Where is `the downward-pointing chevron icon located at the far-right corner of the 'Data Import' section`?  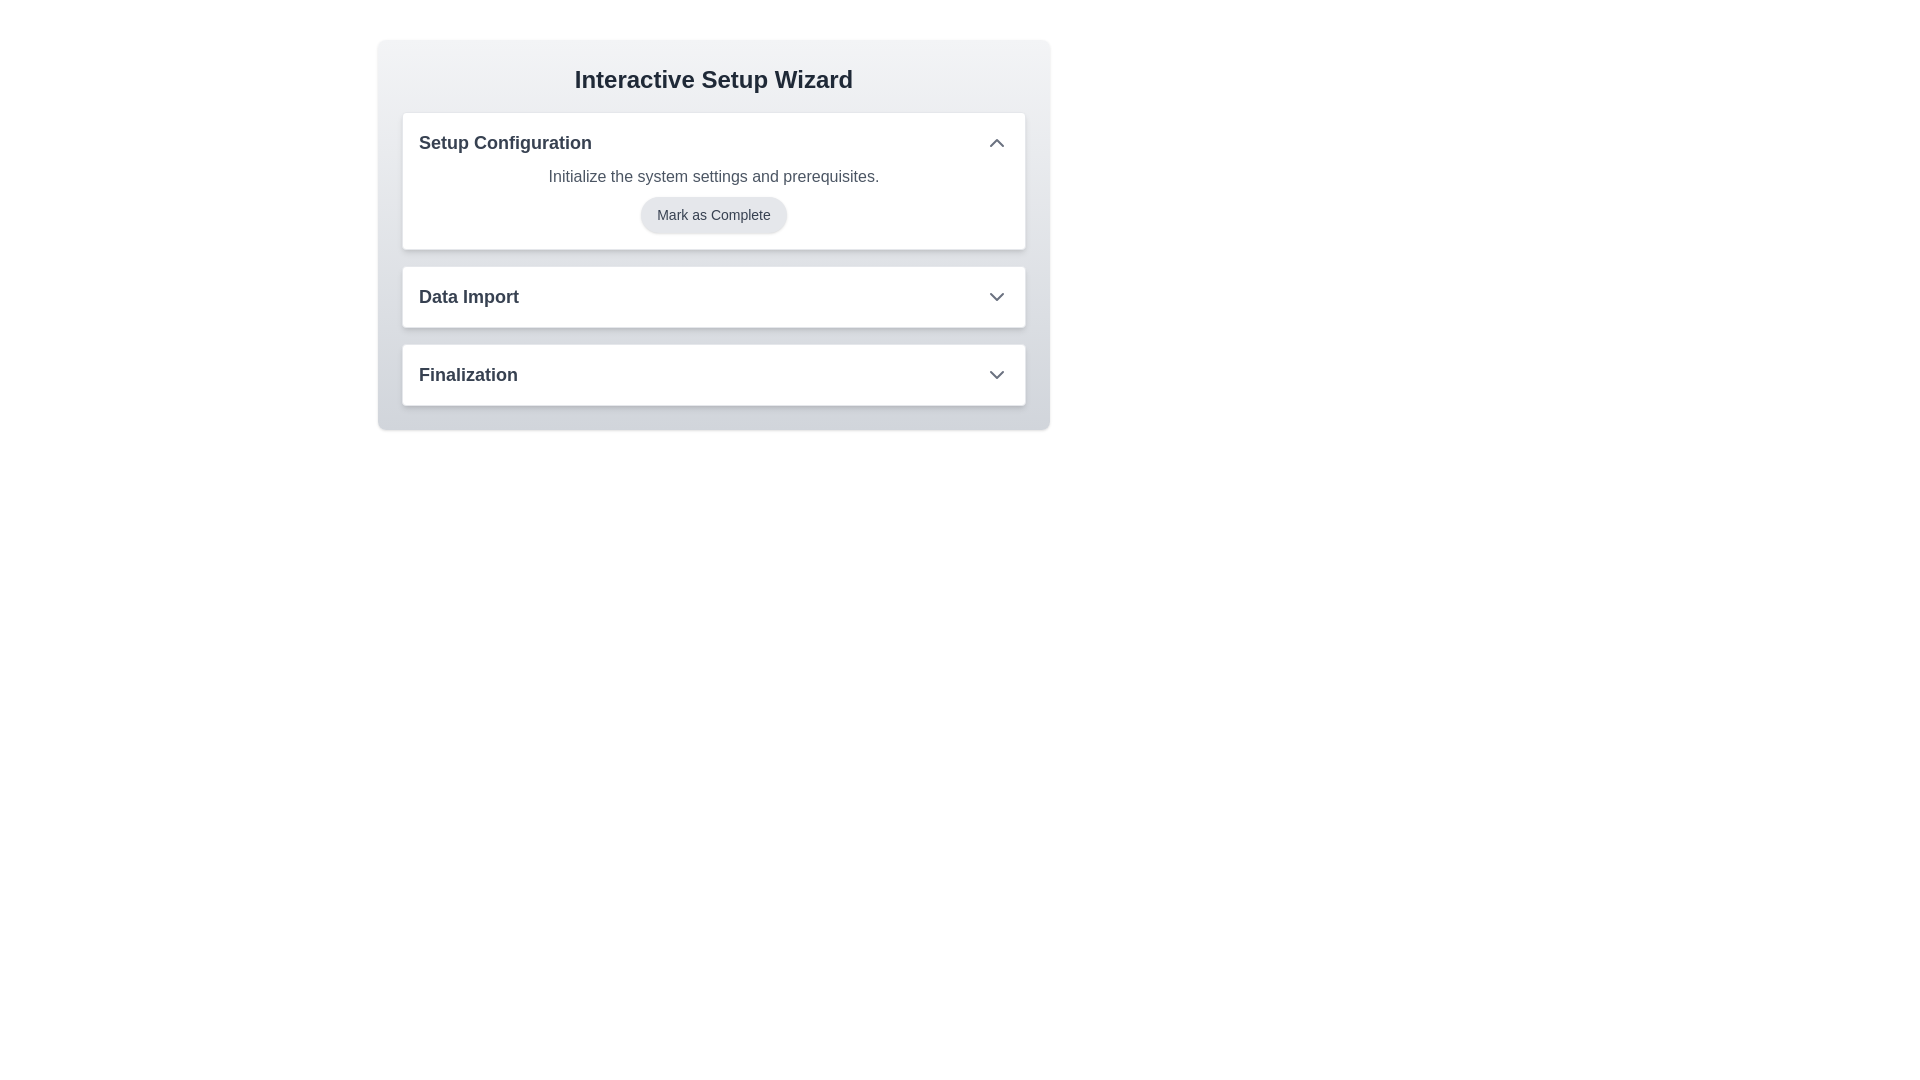
the downward-pointing chevron icon located at the far-right corner of the 'Data Import' section is located at coordinates (997, 297).